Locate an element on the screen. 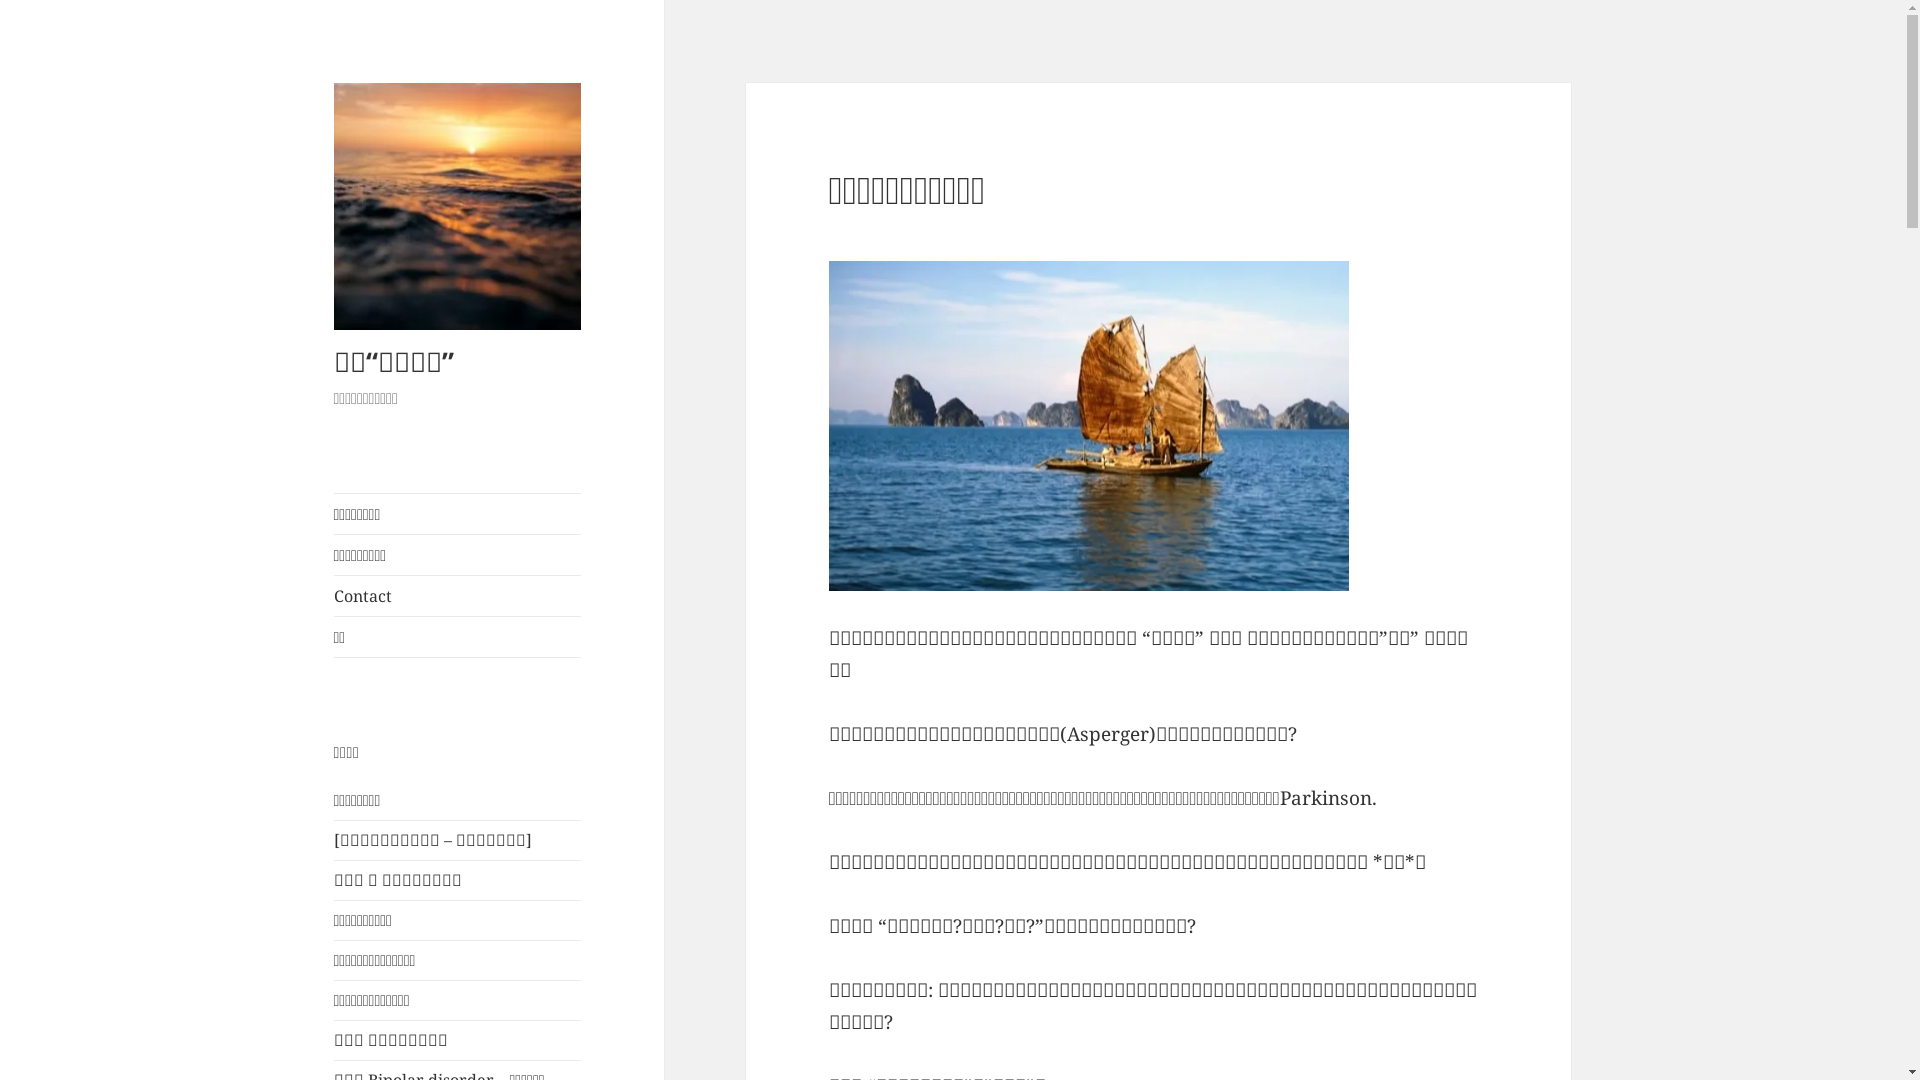  'Contact' is located at coordinates (334, 595).